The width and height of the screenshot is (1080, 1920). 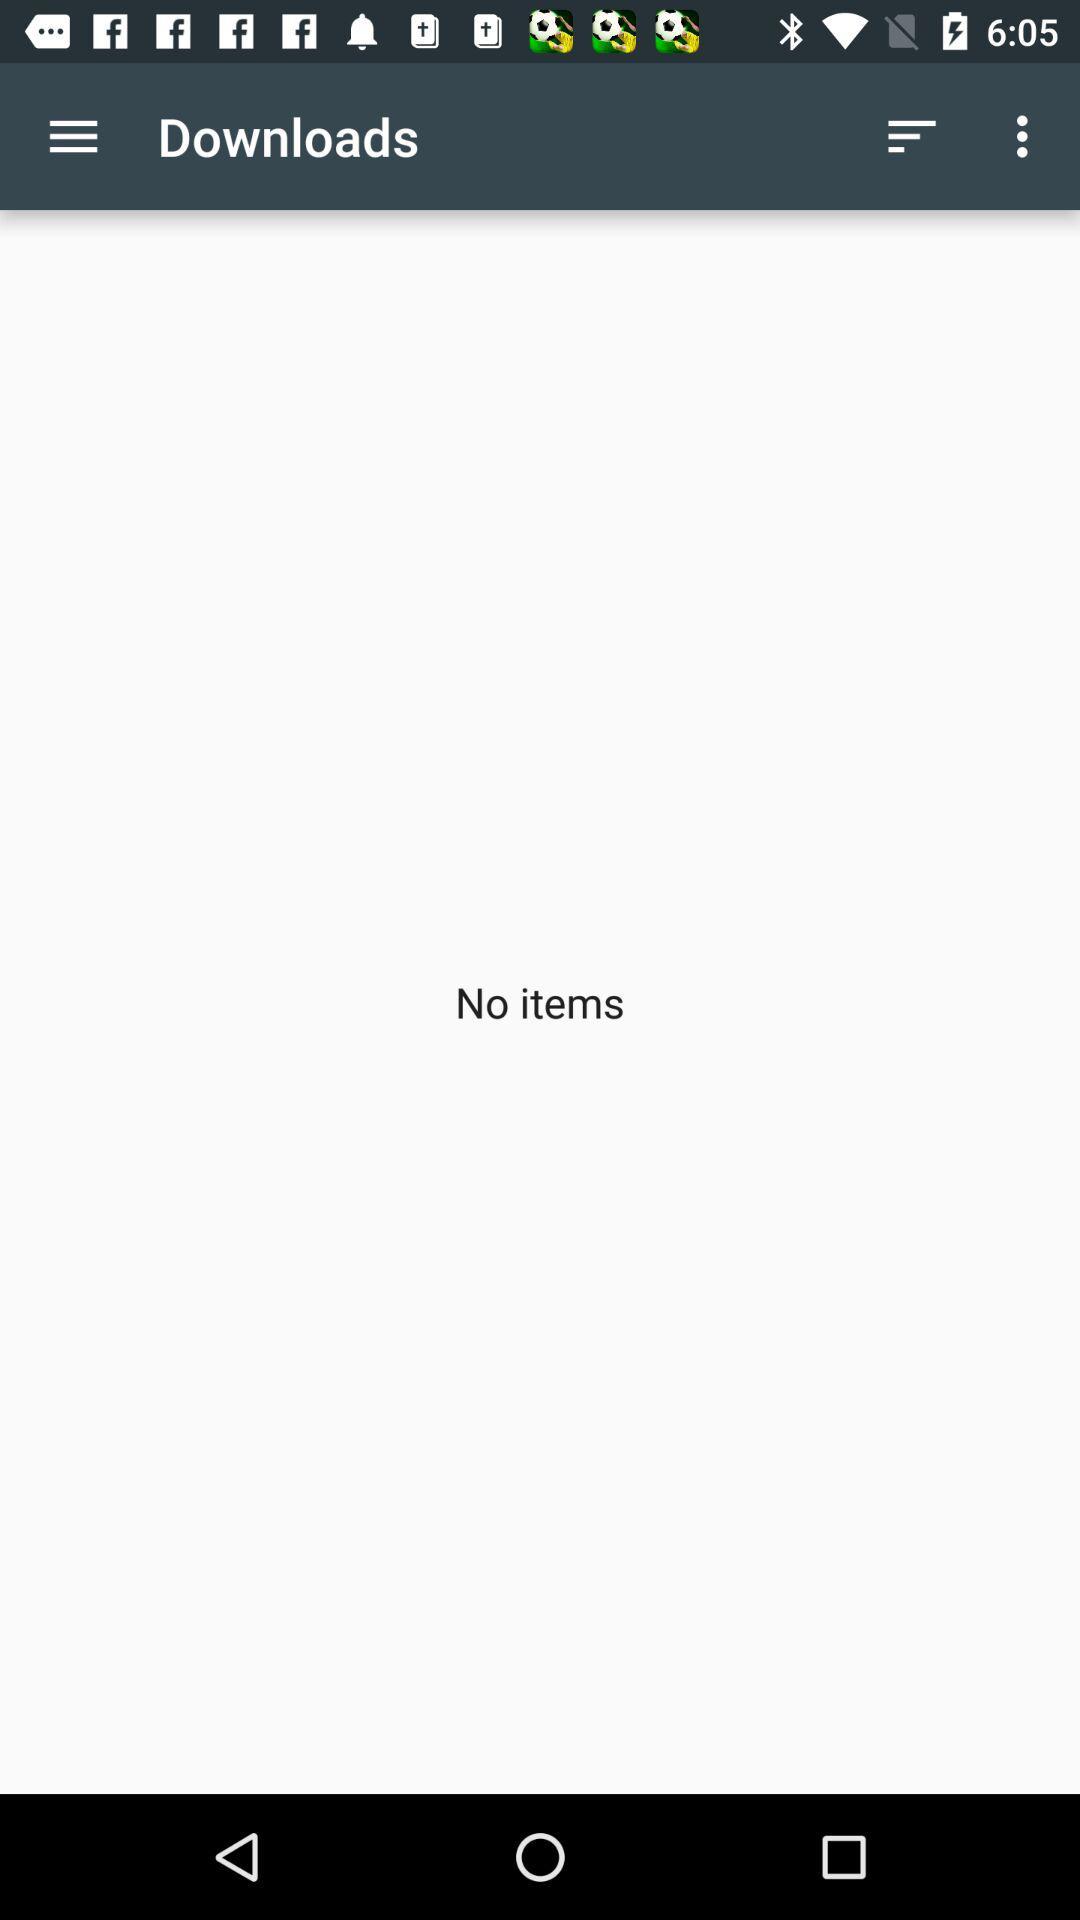 What do you see at coordinates (911, 135) in the screenshot?
I see `app to the right of downloads app` at bounding box center [911, 135].